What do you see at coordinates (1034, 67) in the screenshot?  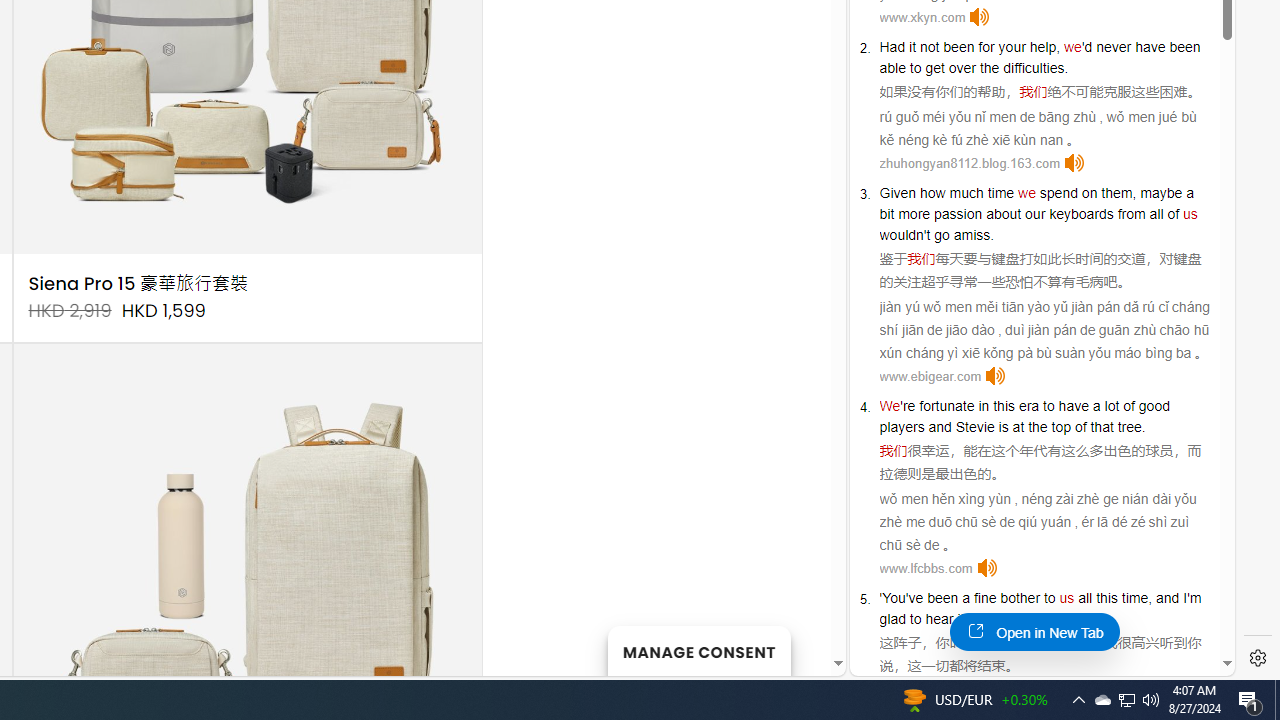 I see `'difficulties'` at bounding box center [1034, 67].